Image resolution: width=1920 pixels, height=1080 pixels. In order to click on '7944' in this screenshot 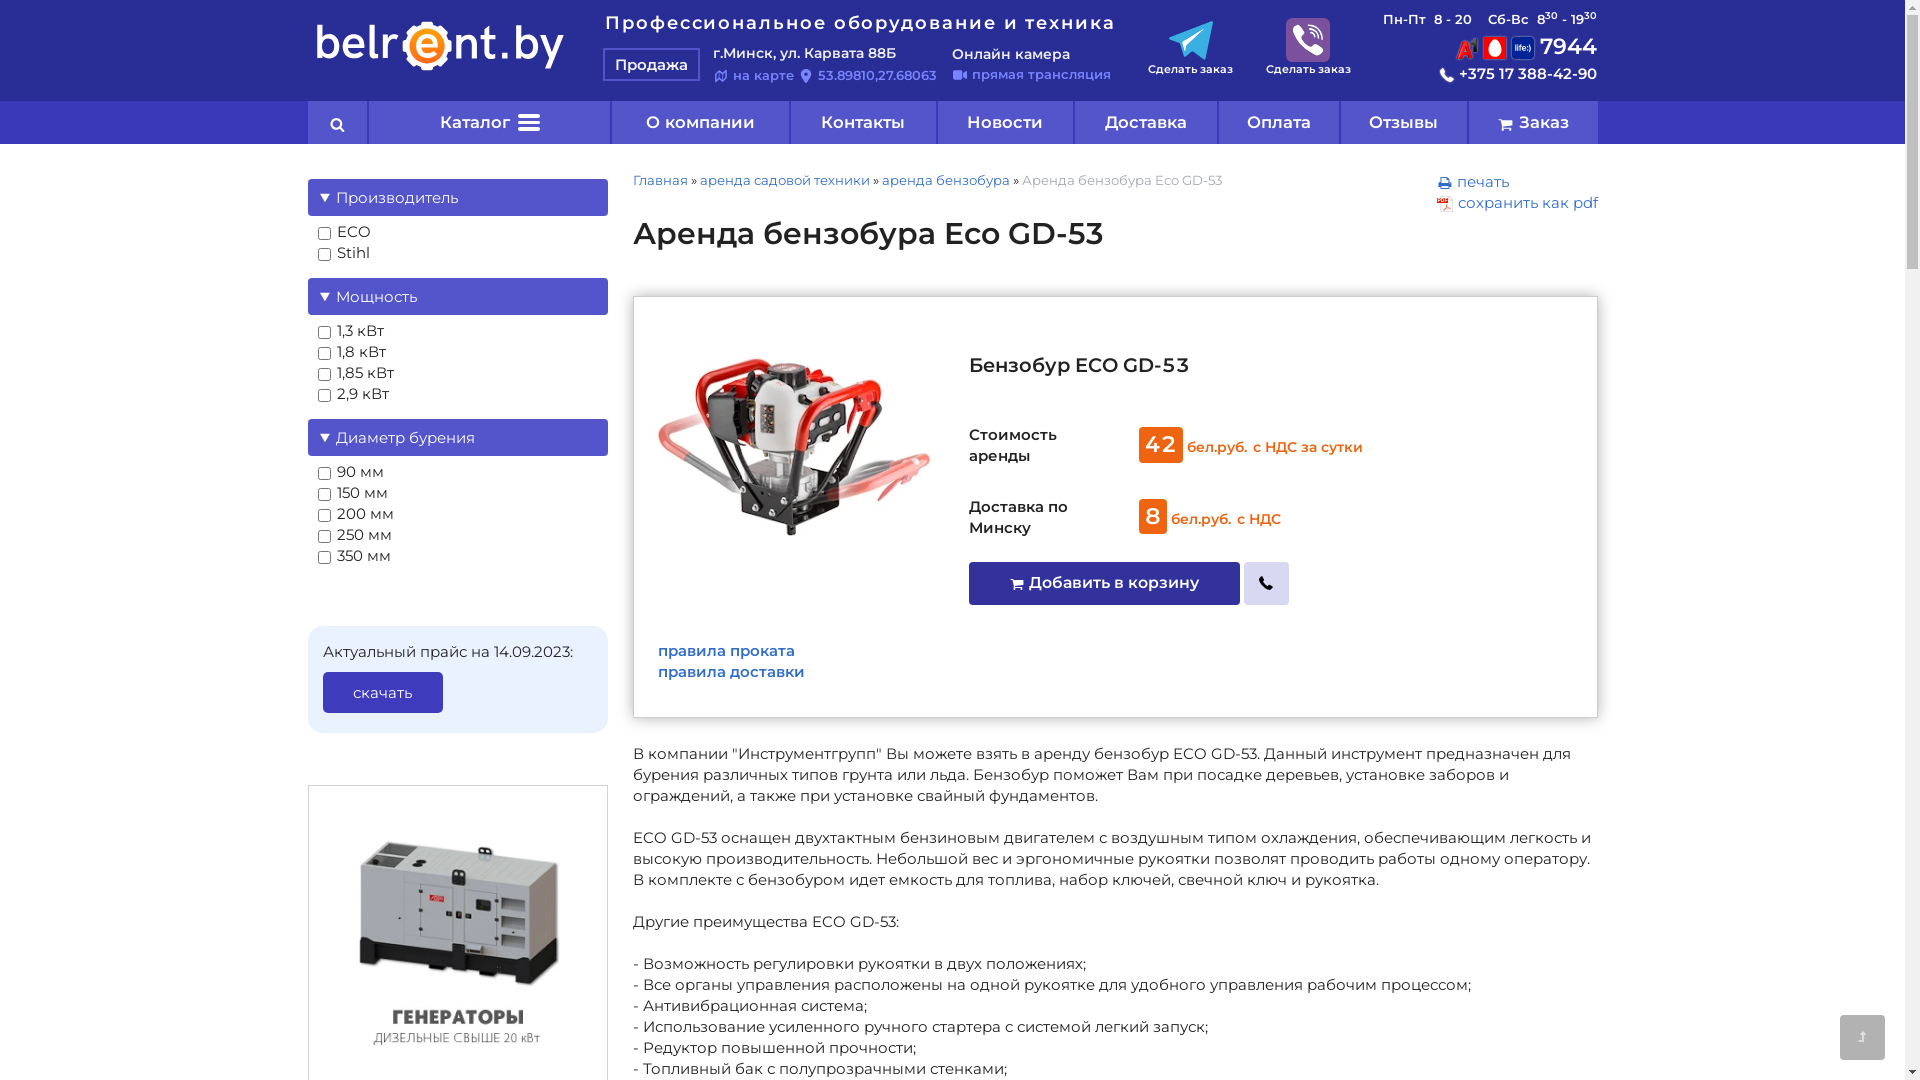, I will do `click(1525, 45)`.